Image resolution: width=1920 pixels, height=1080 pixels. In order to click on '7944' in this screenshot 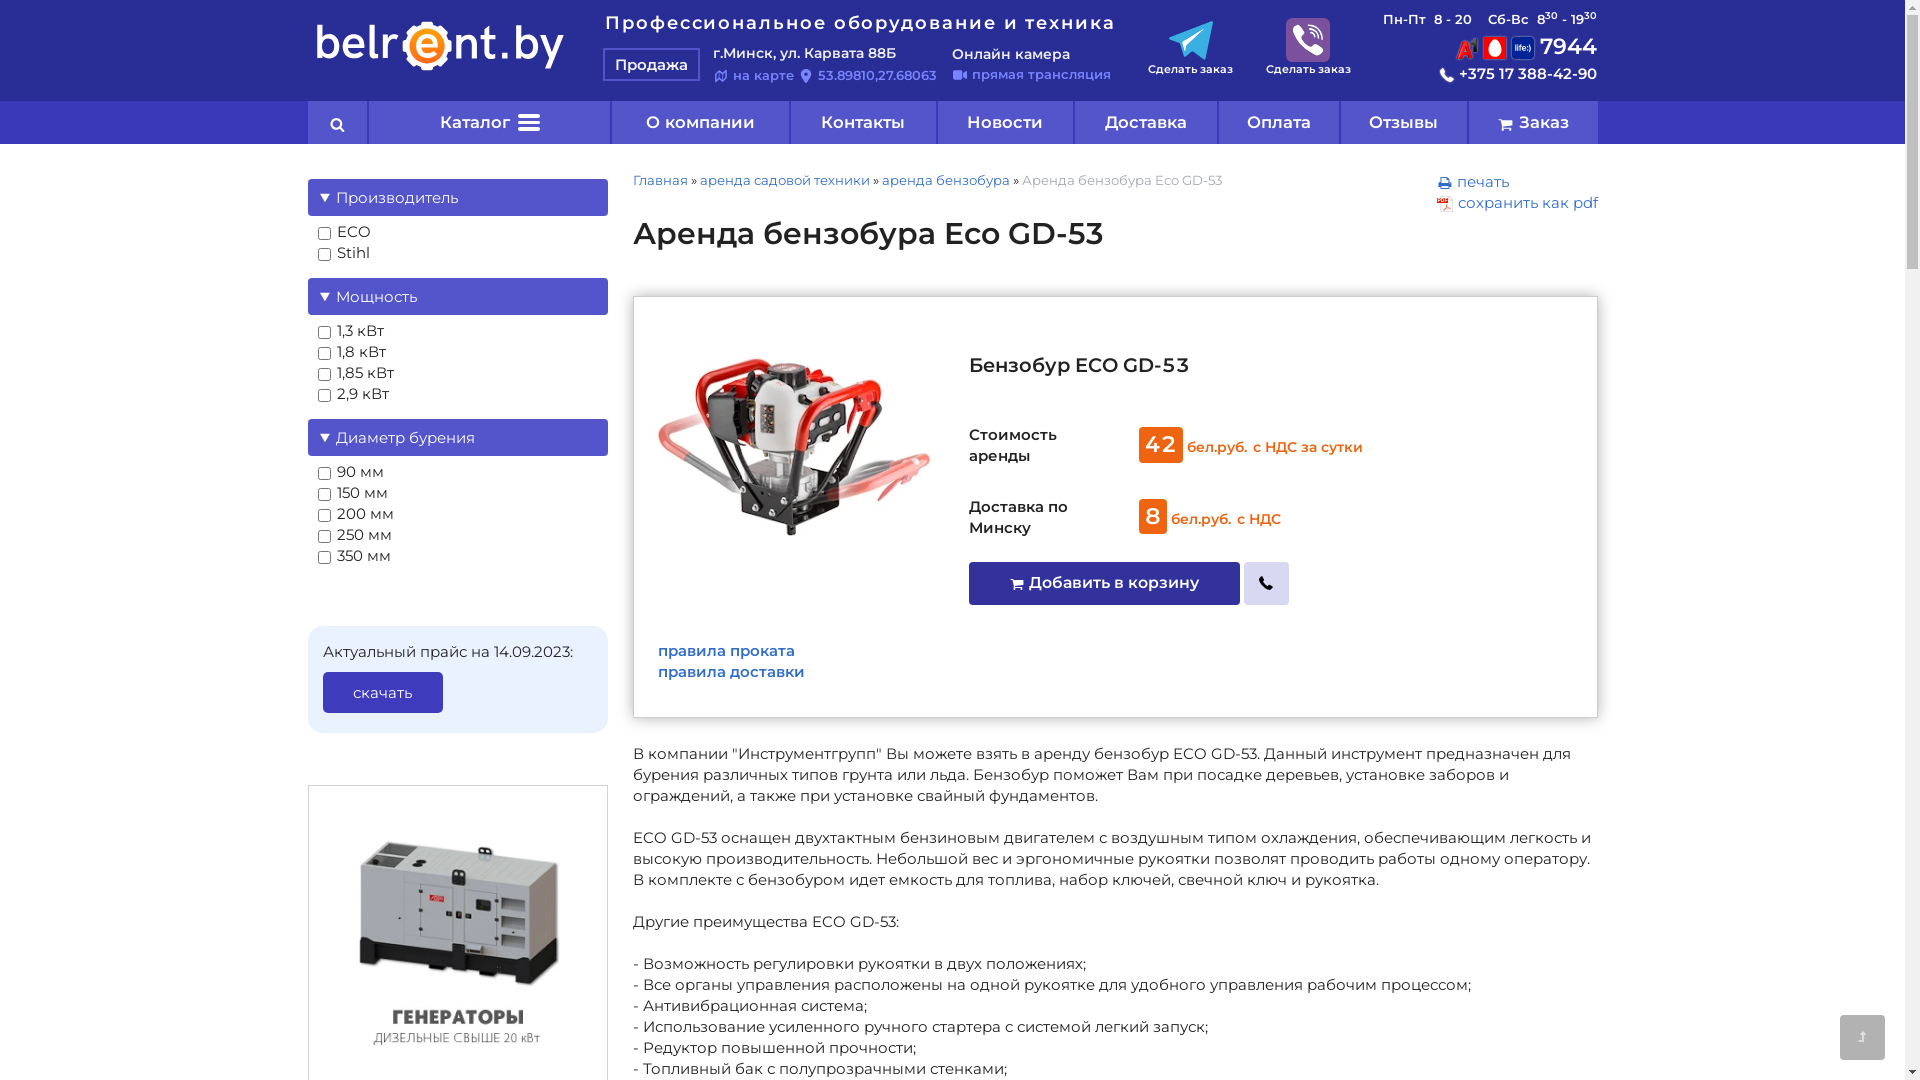, I will do `click(1525, 45)`.